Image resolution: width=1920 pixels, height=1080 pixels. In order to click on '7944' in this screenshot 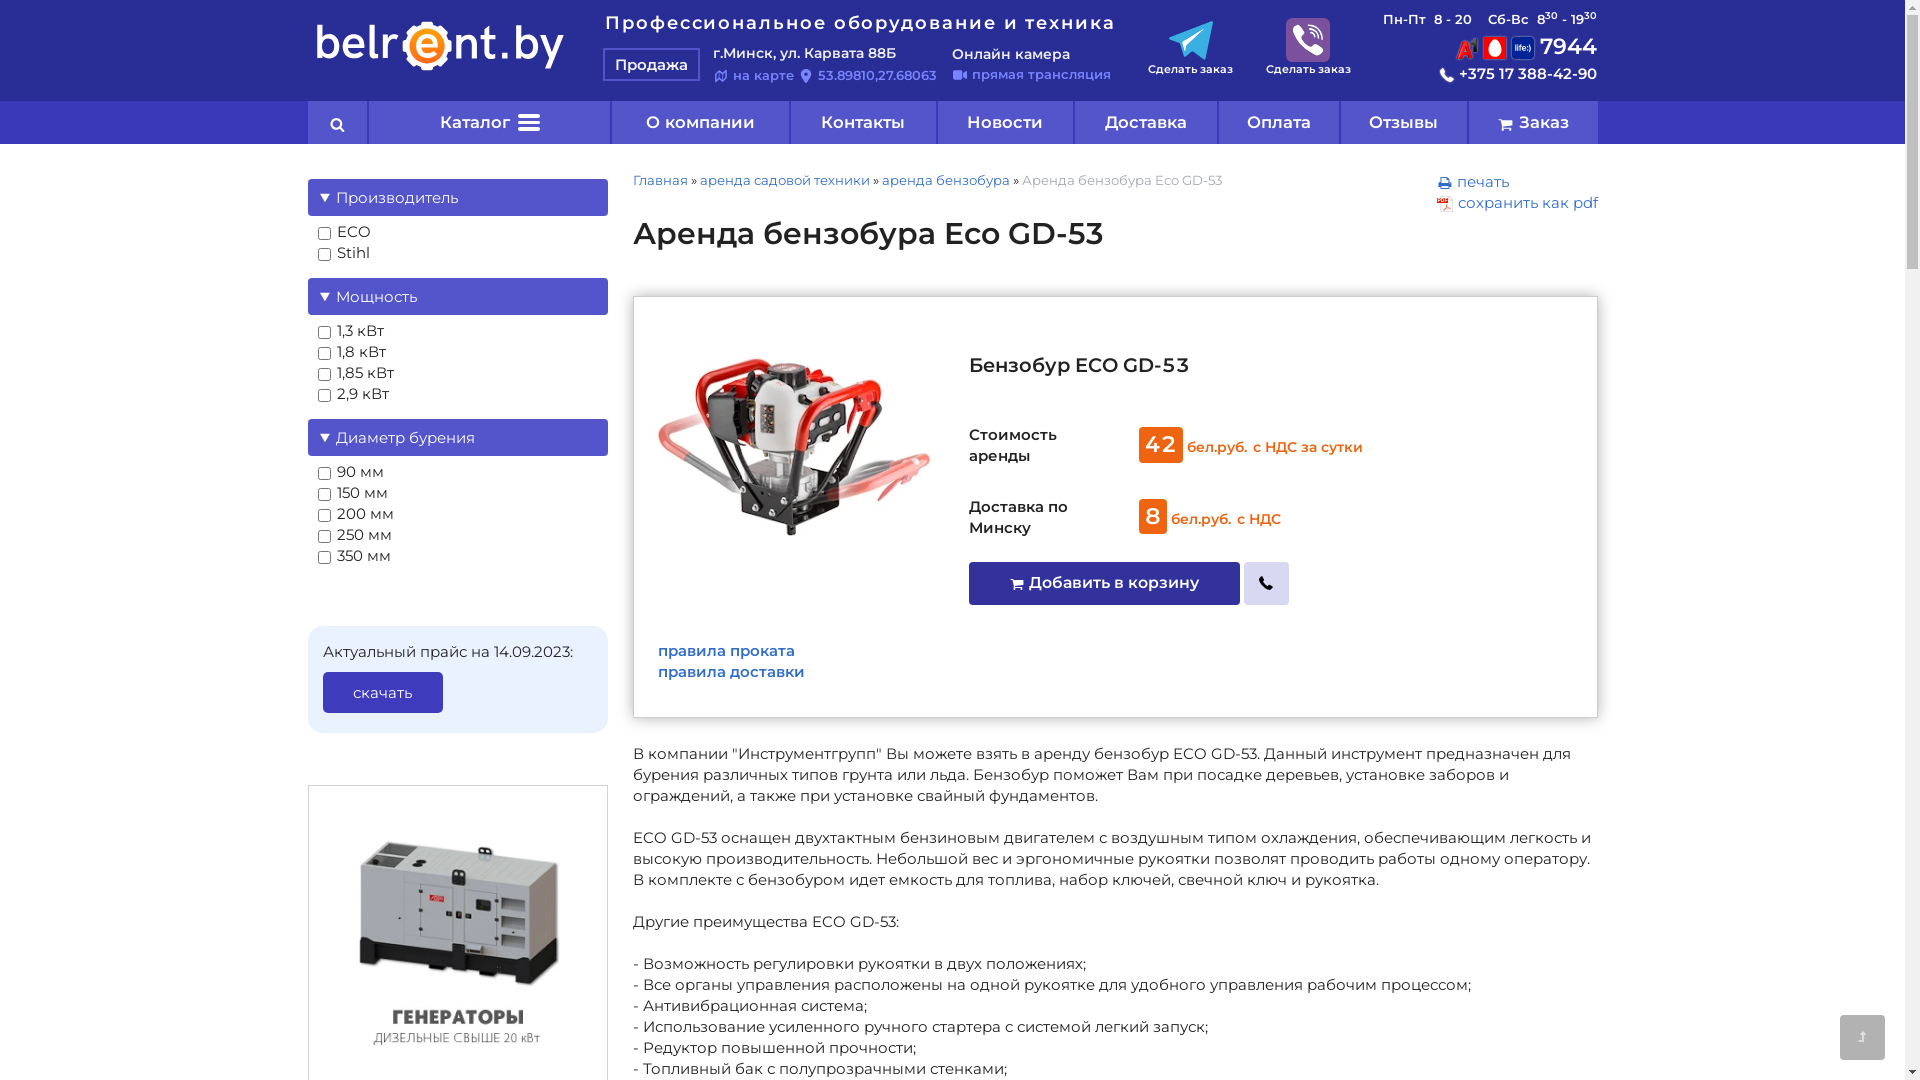, I will do `click(1525, 45)`.